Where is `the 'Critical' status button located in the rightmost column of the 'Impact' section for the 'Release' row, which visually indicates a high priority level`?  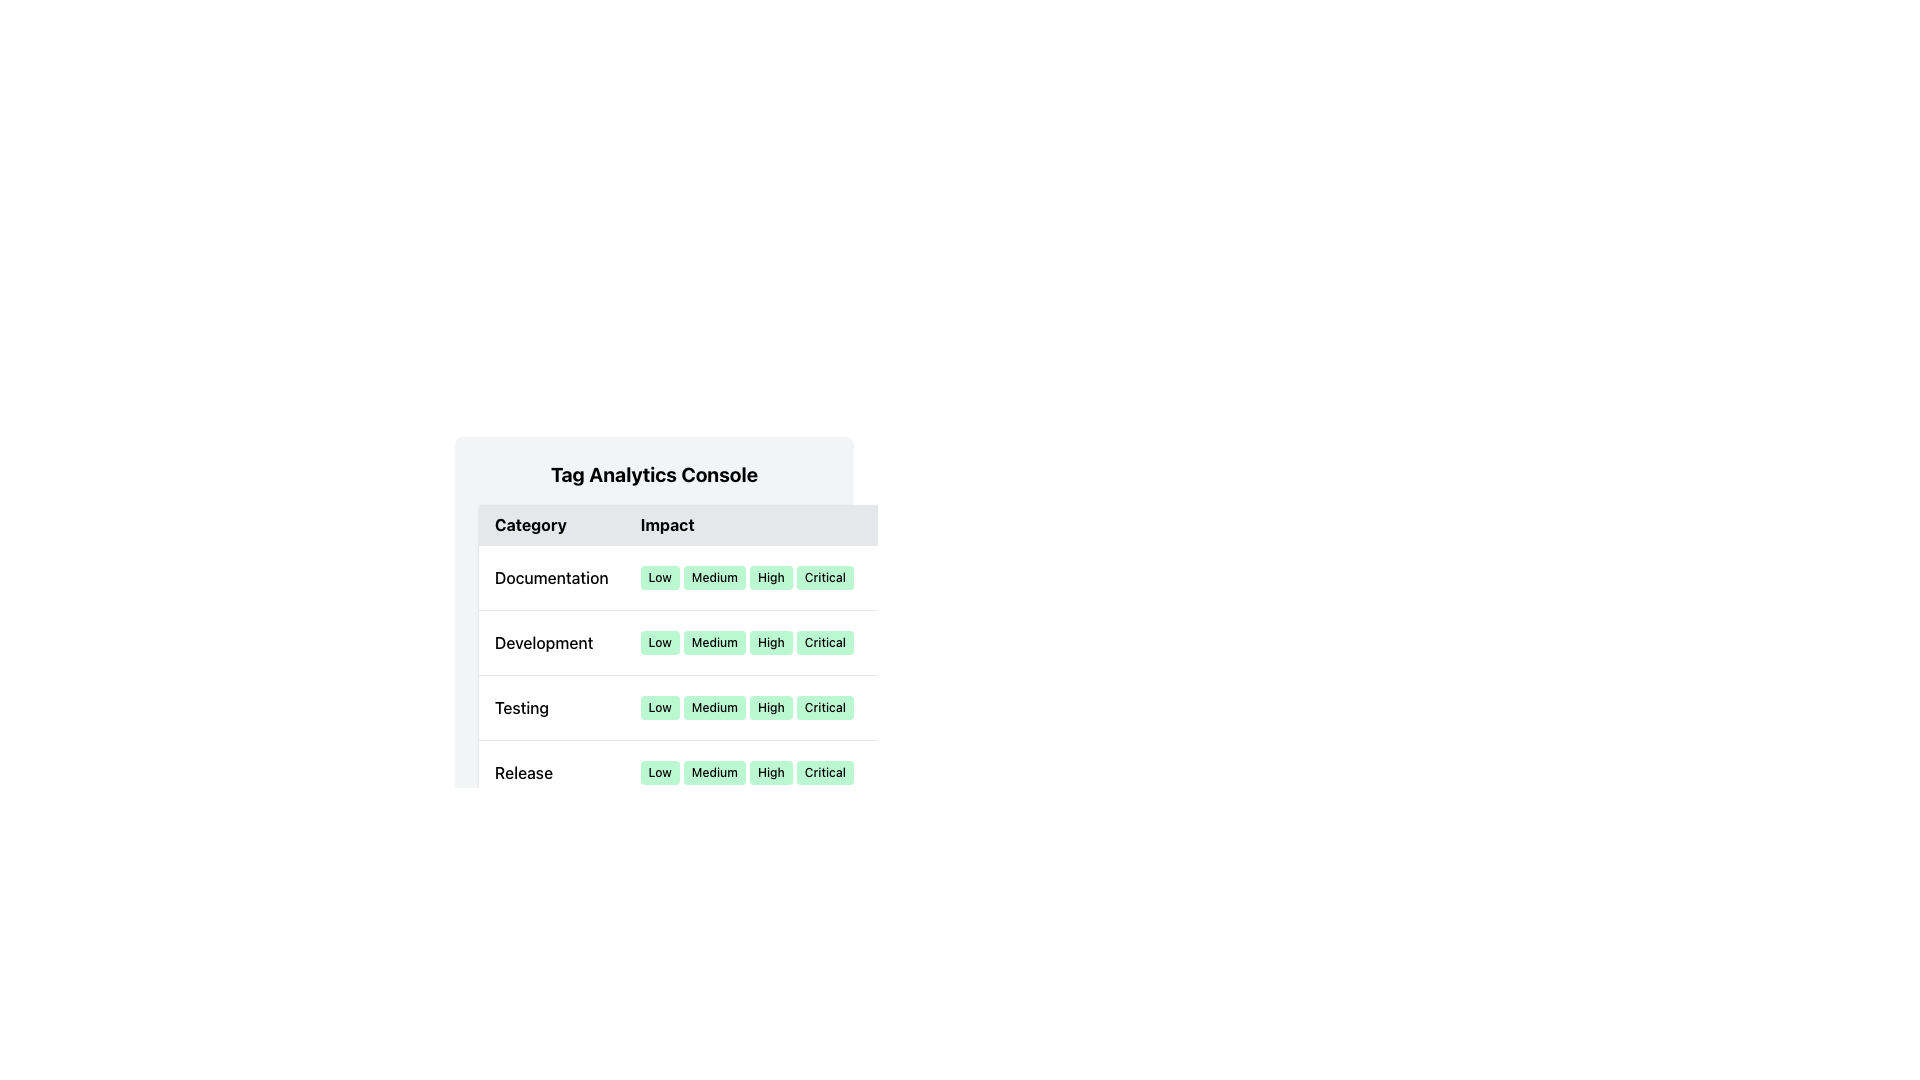 the 'Critical' status button located in the rightmost column of the 'Impact' section for the 'Release' row, which visually indicates a high priority level is located at coordinates (825, 771).